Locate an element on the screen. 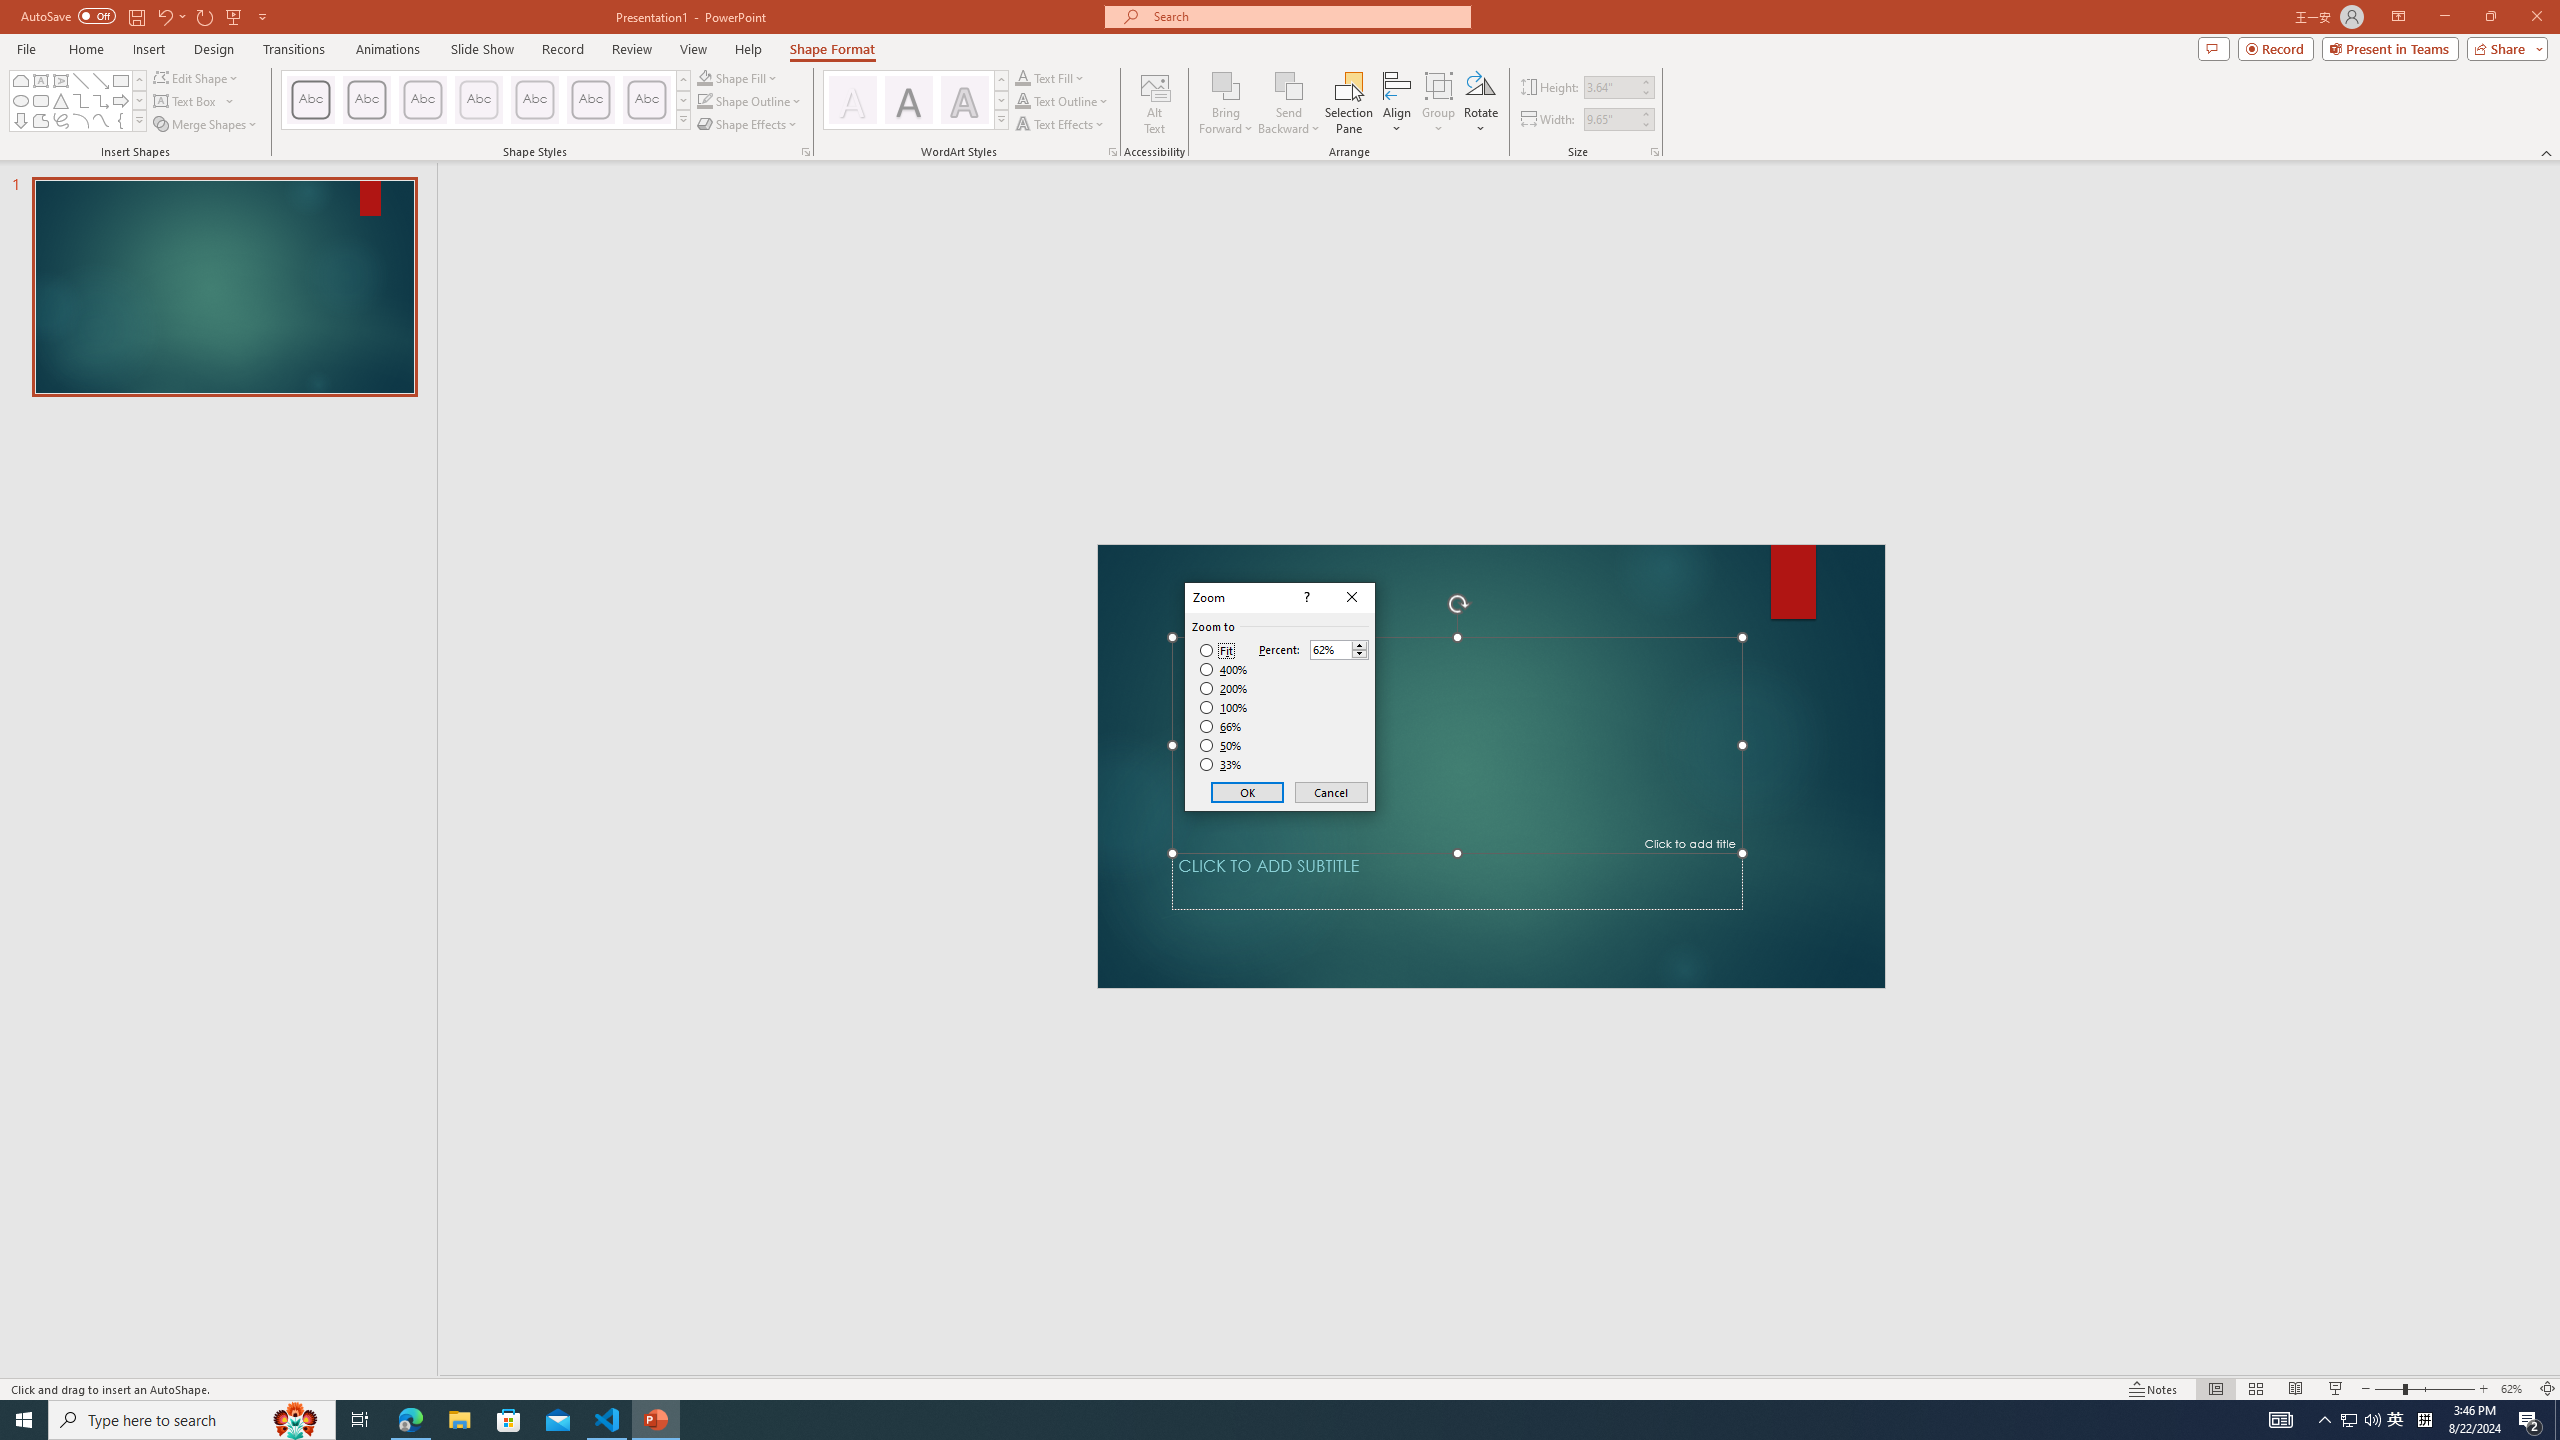 The height and width of the screenshot is (1440, 2560). 'Fill: Dark Red, Accent color 1; Shadow' is located at coordinates (908, 99).